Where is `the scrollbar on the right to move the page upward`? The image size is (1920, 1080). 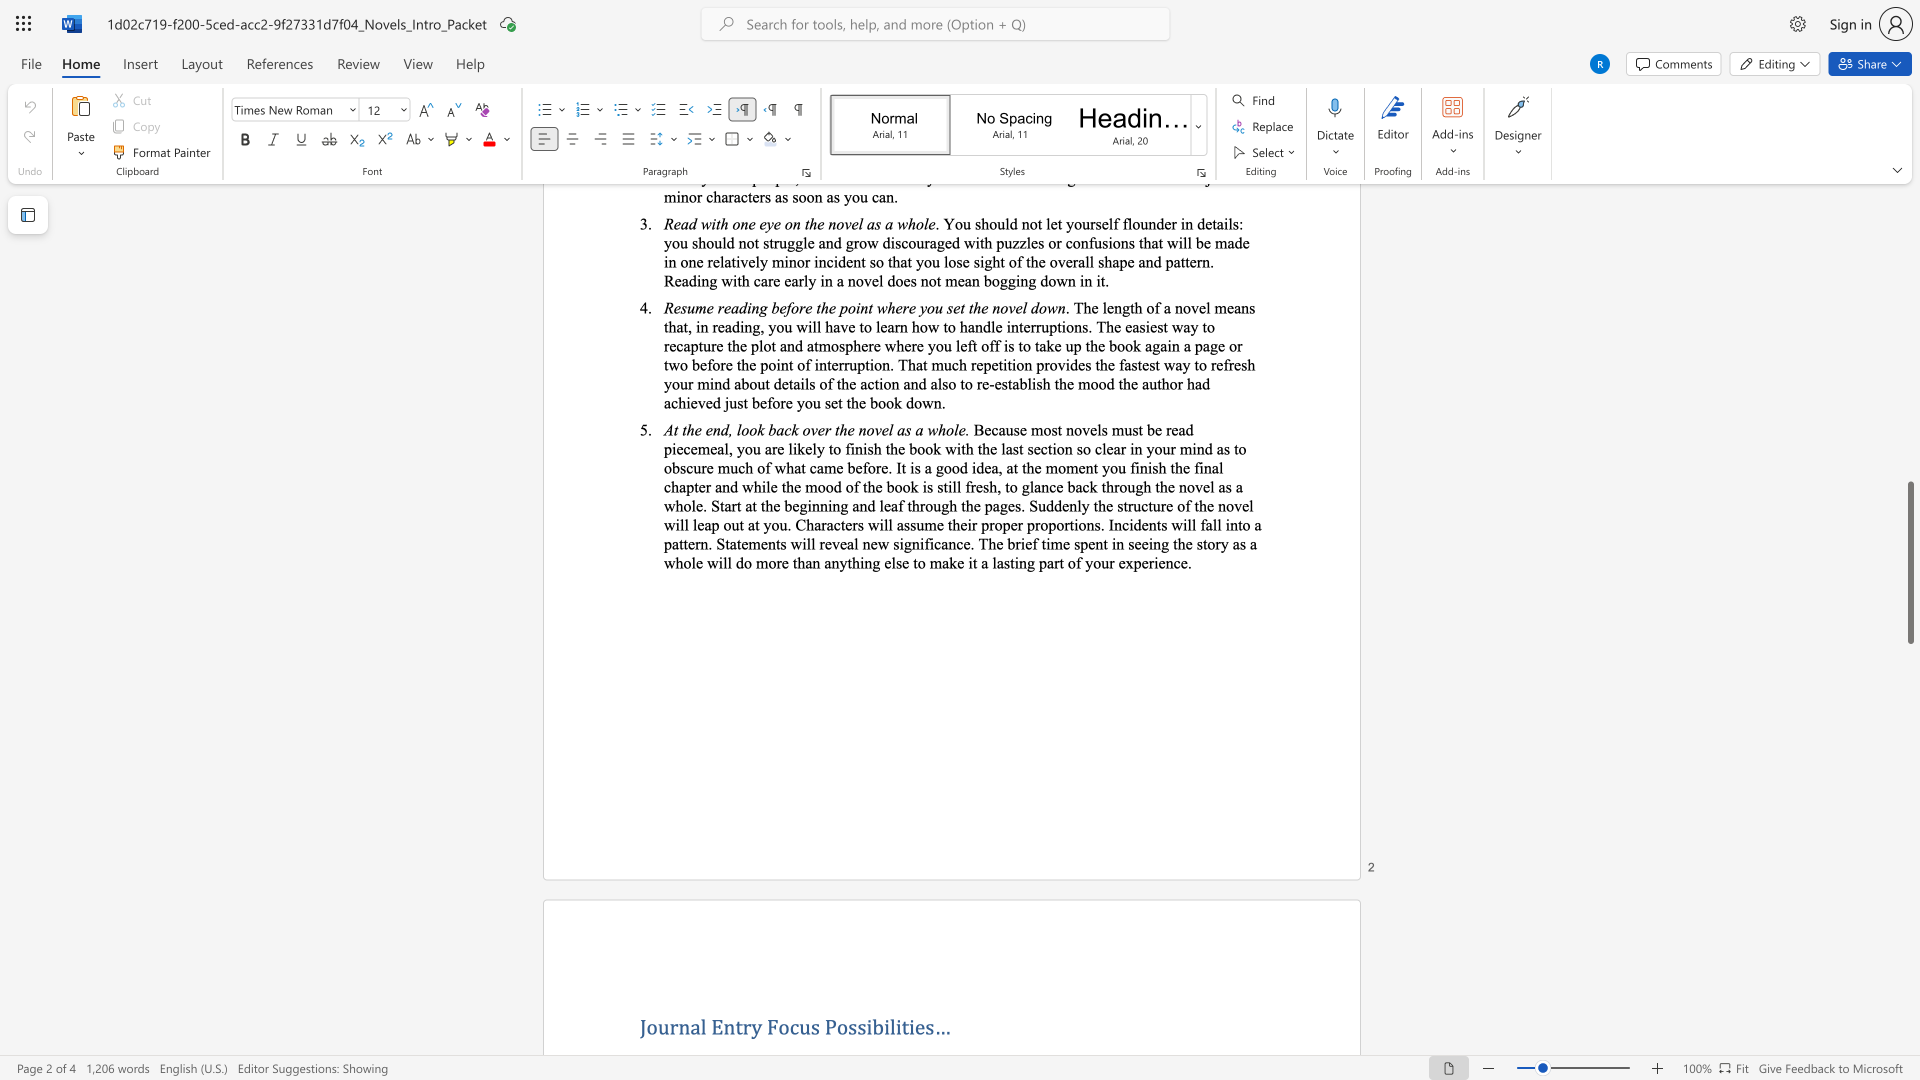 the scrollbar on the right to move the page upward is located at coordinates (1909, 289).